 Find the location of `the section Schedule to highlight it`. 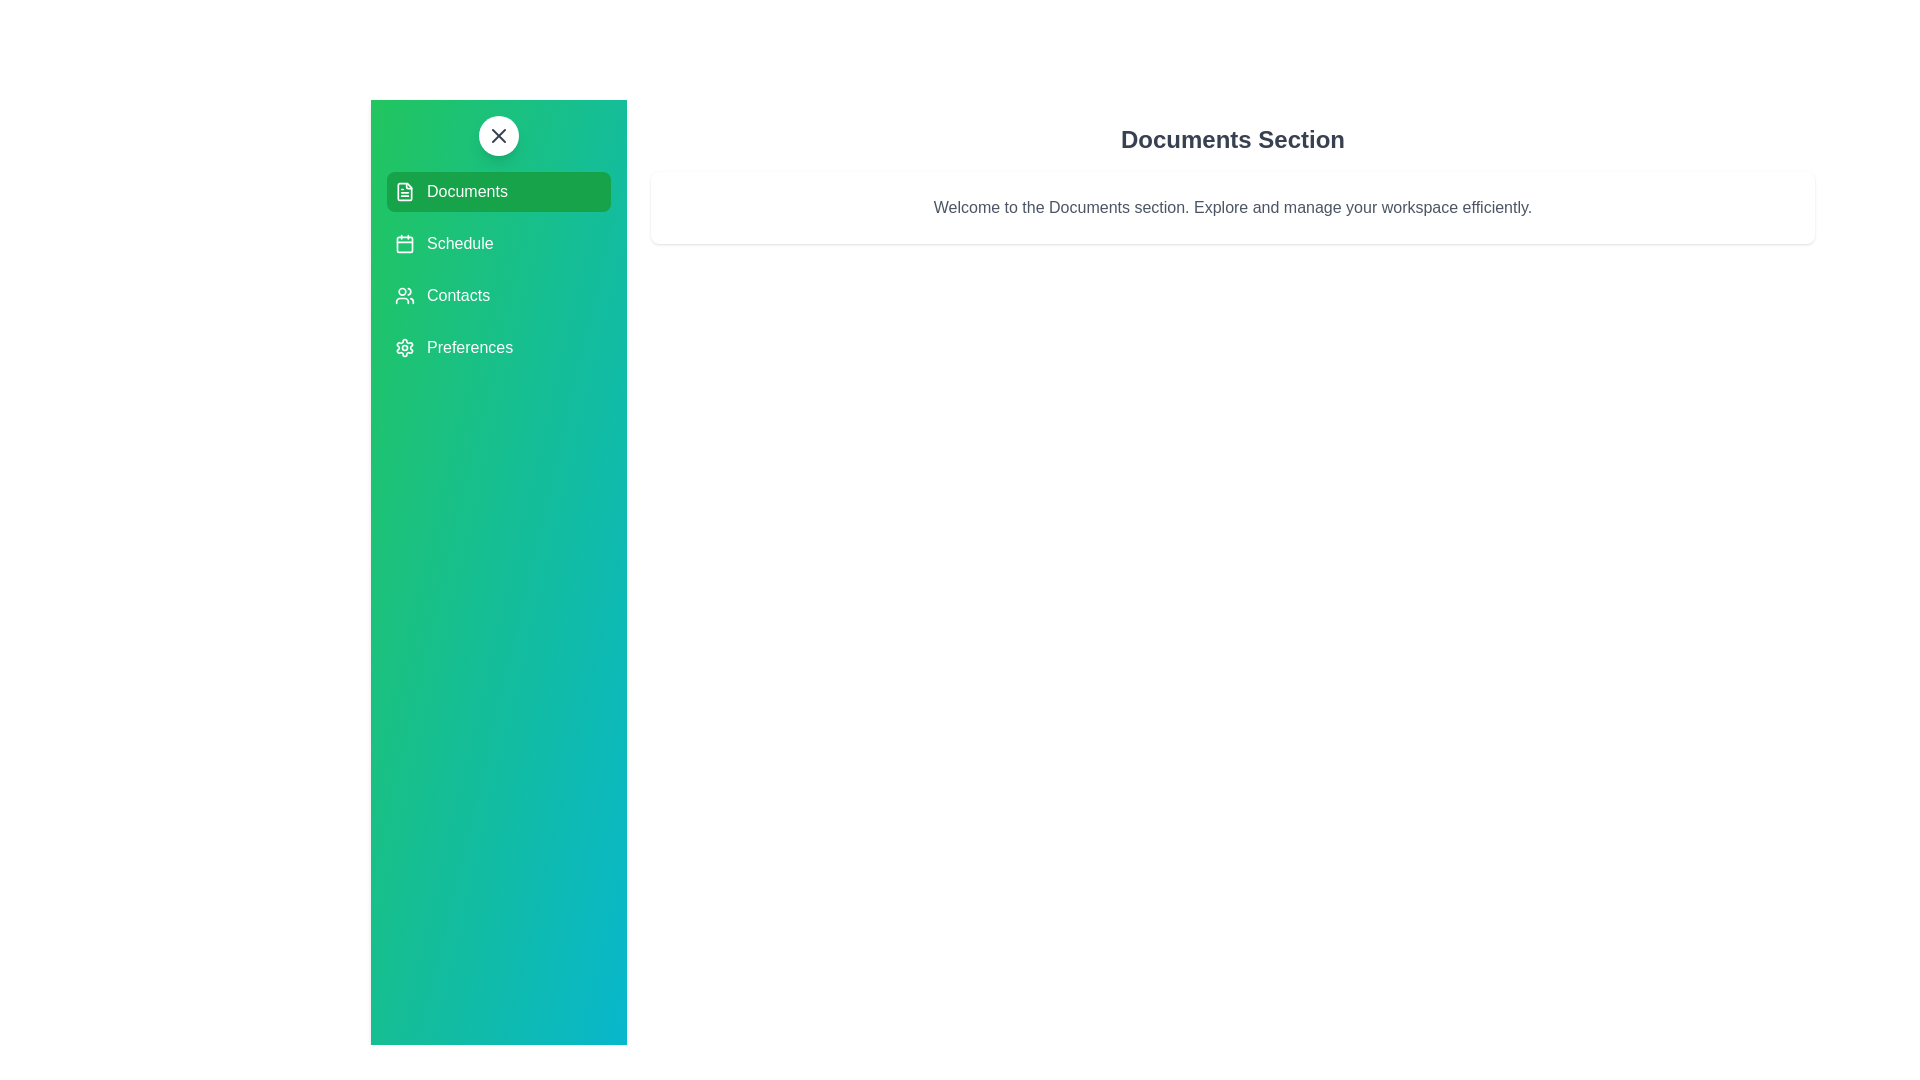

the section Schedule to highlight it is located at coordinates (499, 242).